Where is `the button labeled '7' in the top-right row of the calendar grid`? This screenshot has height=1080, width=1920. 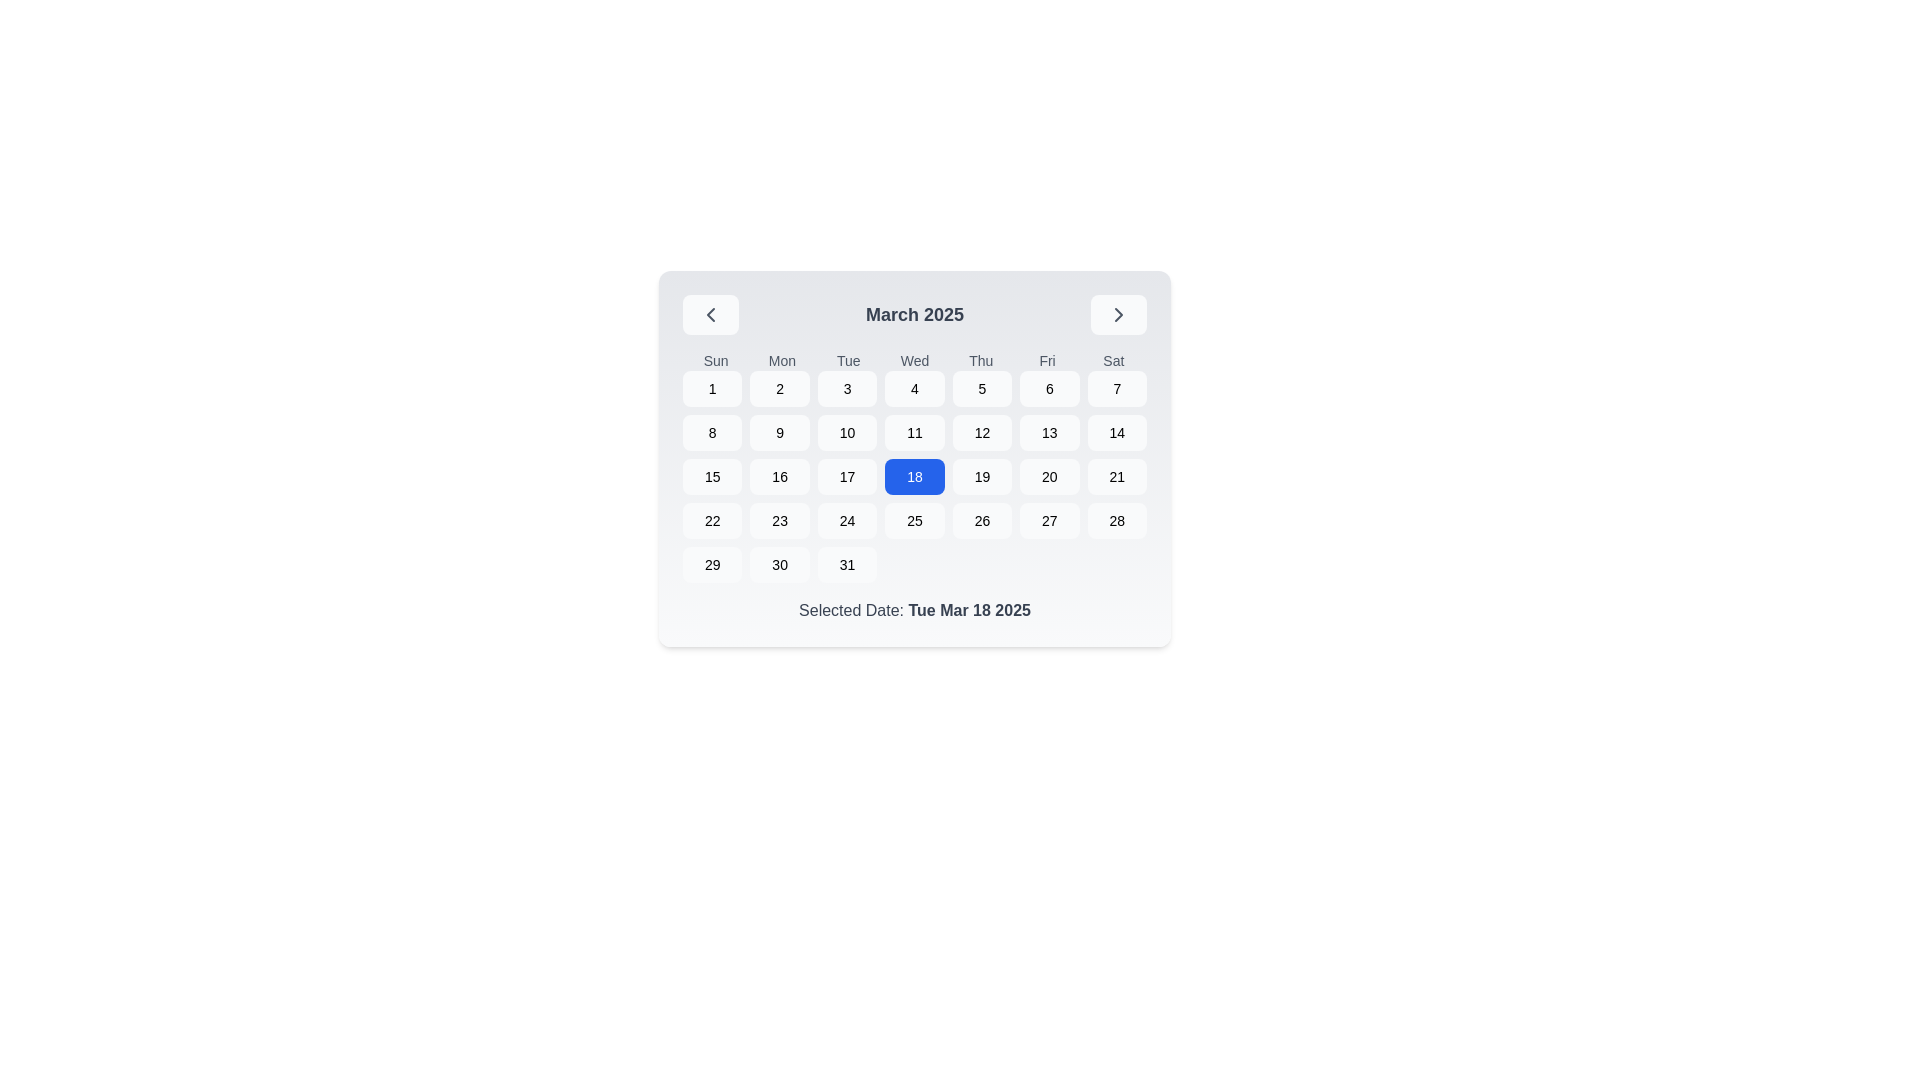 the button labeled '7' in the top-right row of the calendar grid is located at coordinates (1116, 389).